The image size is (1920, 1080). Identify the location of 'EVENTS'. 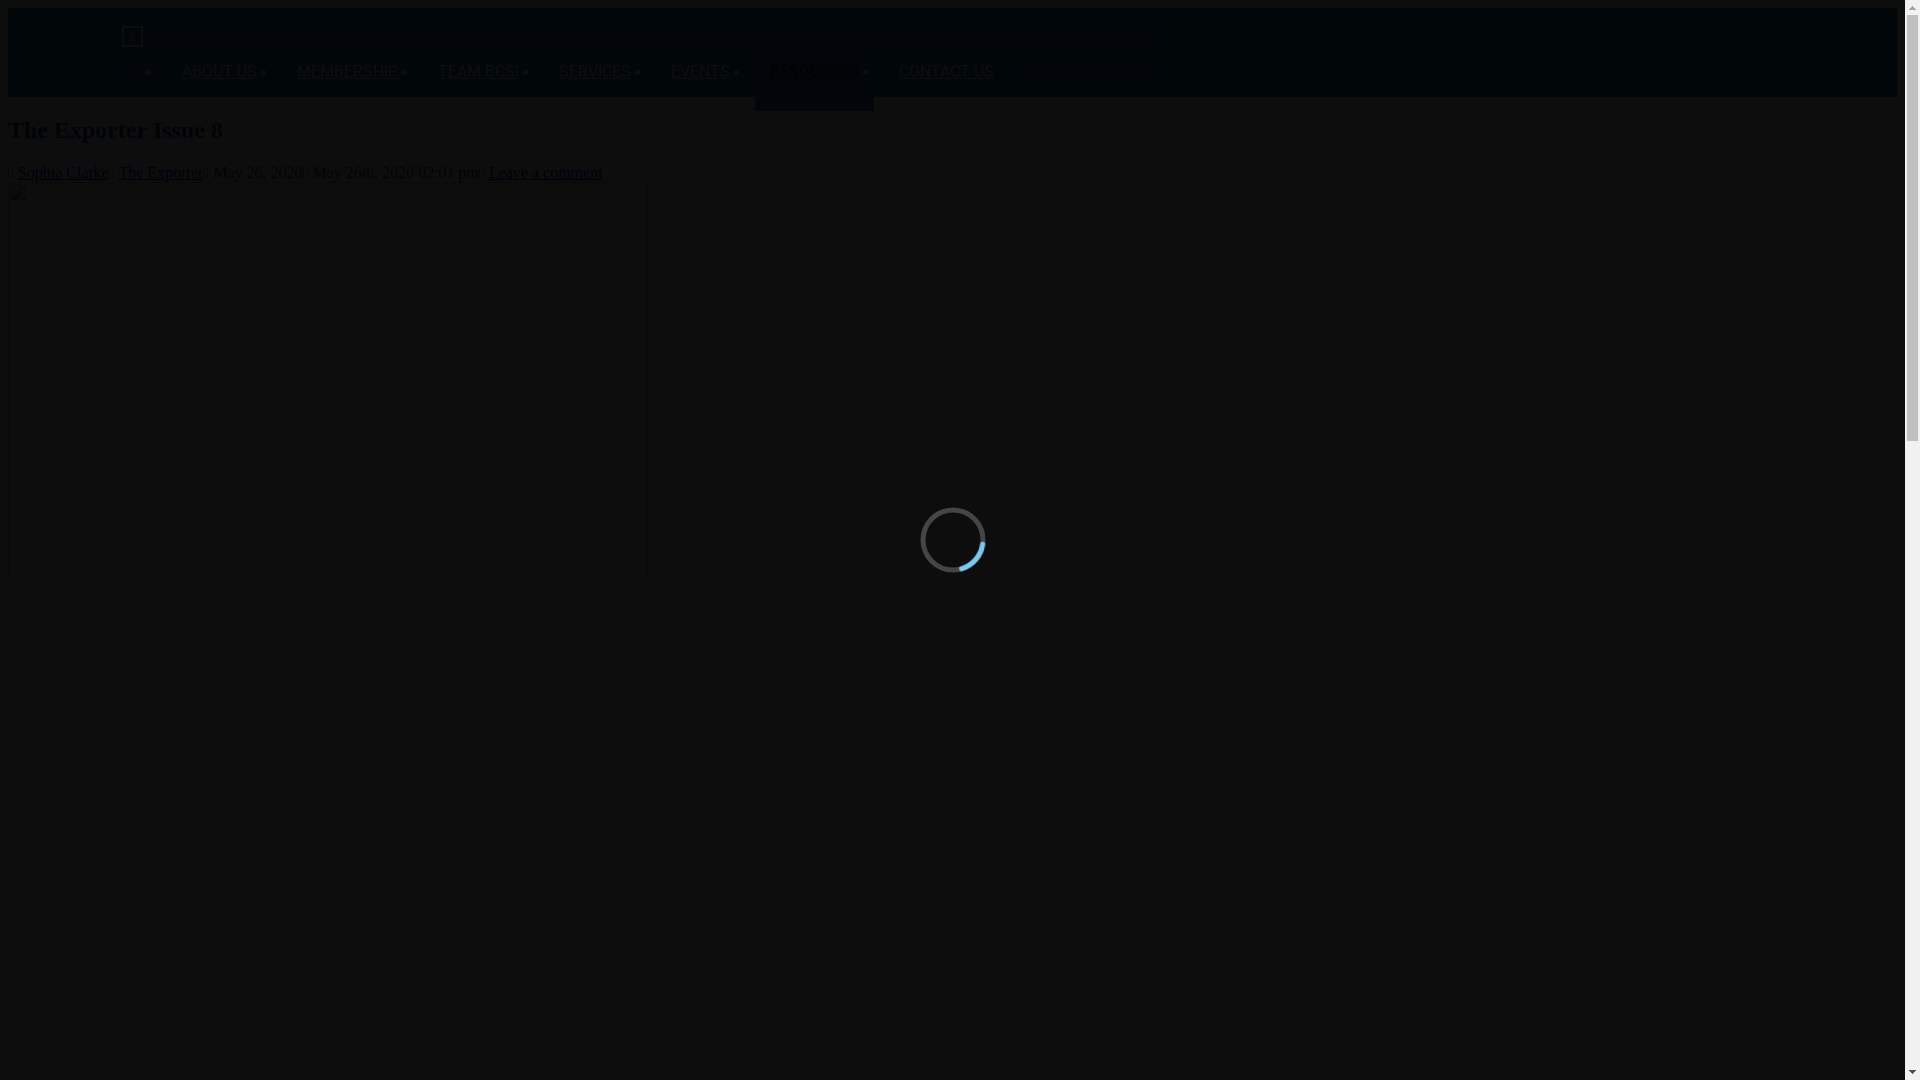
(700, 68).